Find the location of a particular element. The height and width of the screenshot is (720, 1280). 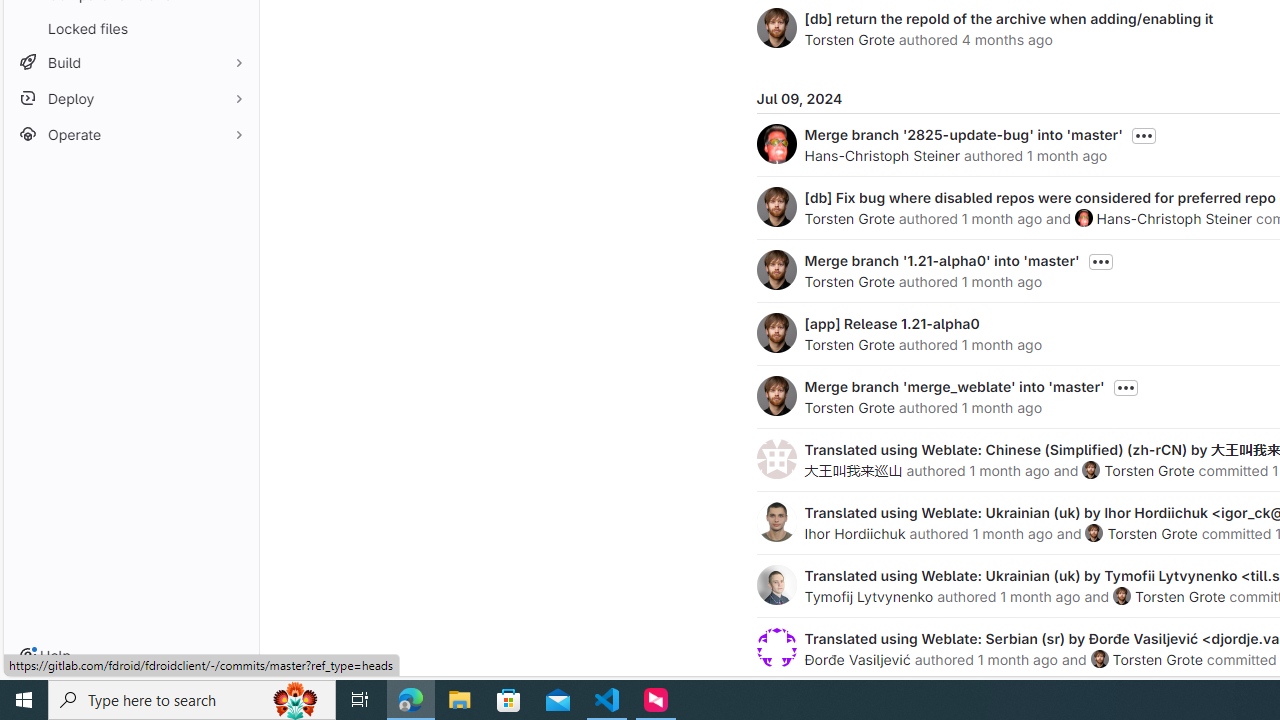

'Locked files' is located at coordinates (130, 28).